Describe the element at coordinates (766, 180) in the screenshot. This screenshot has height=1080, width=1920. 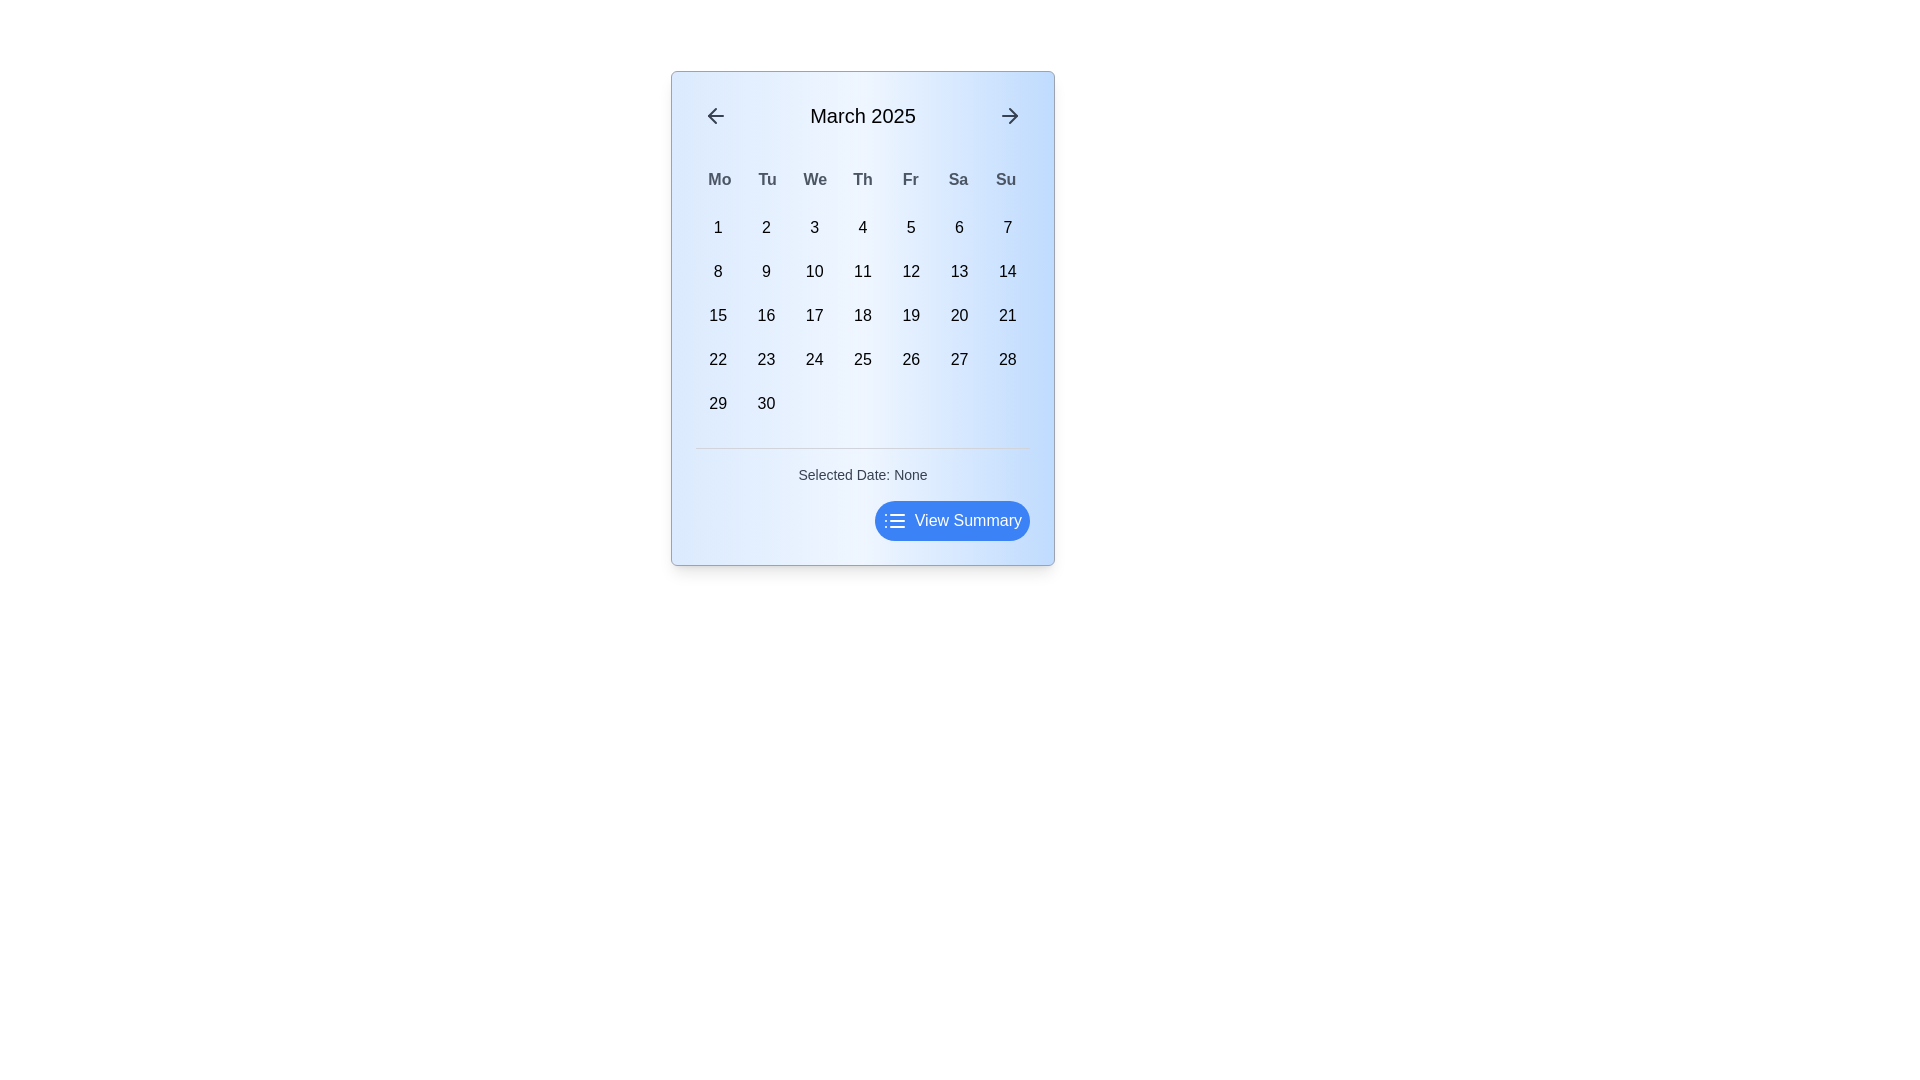
I see `the 'Tuesday' text label, which is the second item in the horizontal list of days at the top of the calendar interface, located between 'Mo' and 'We'` at that location.